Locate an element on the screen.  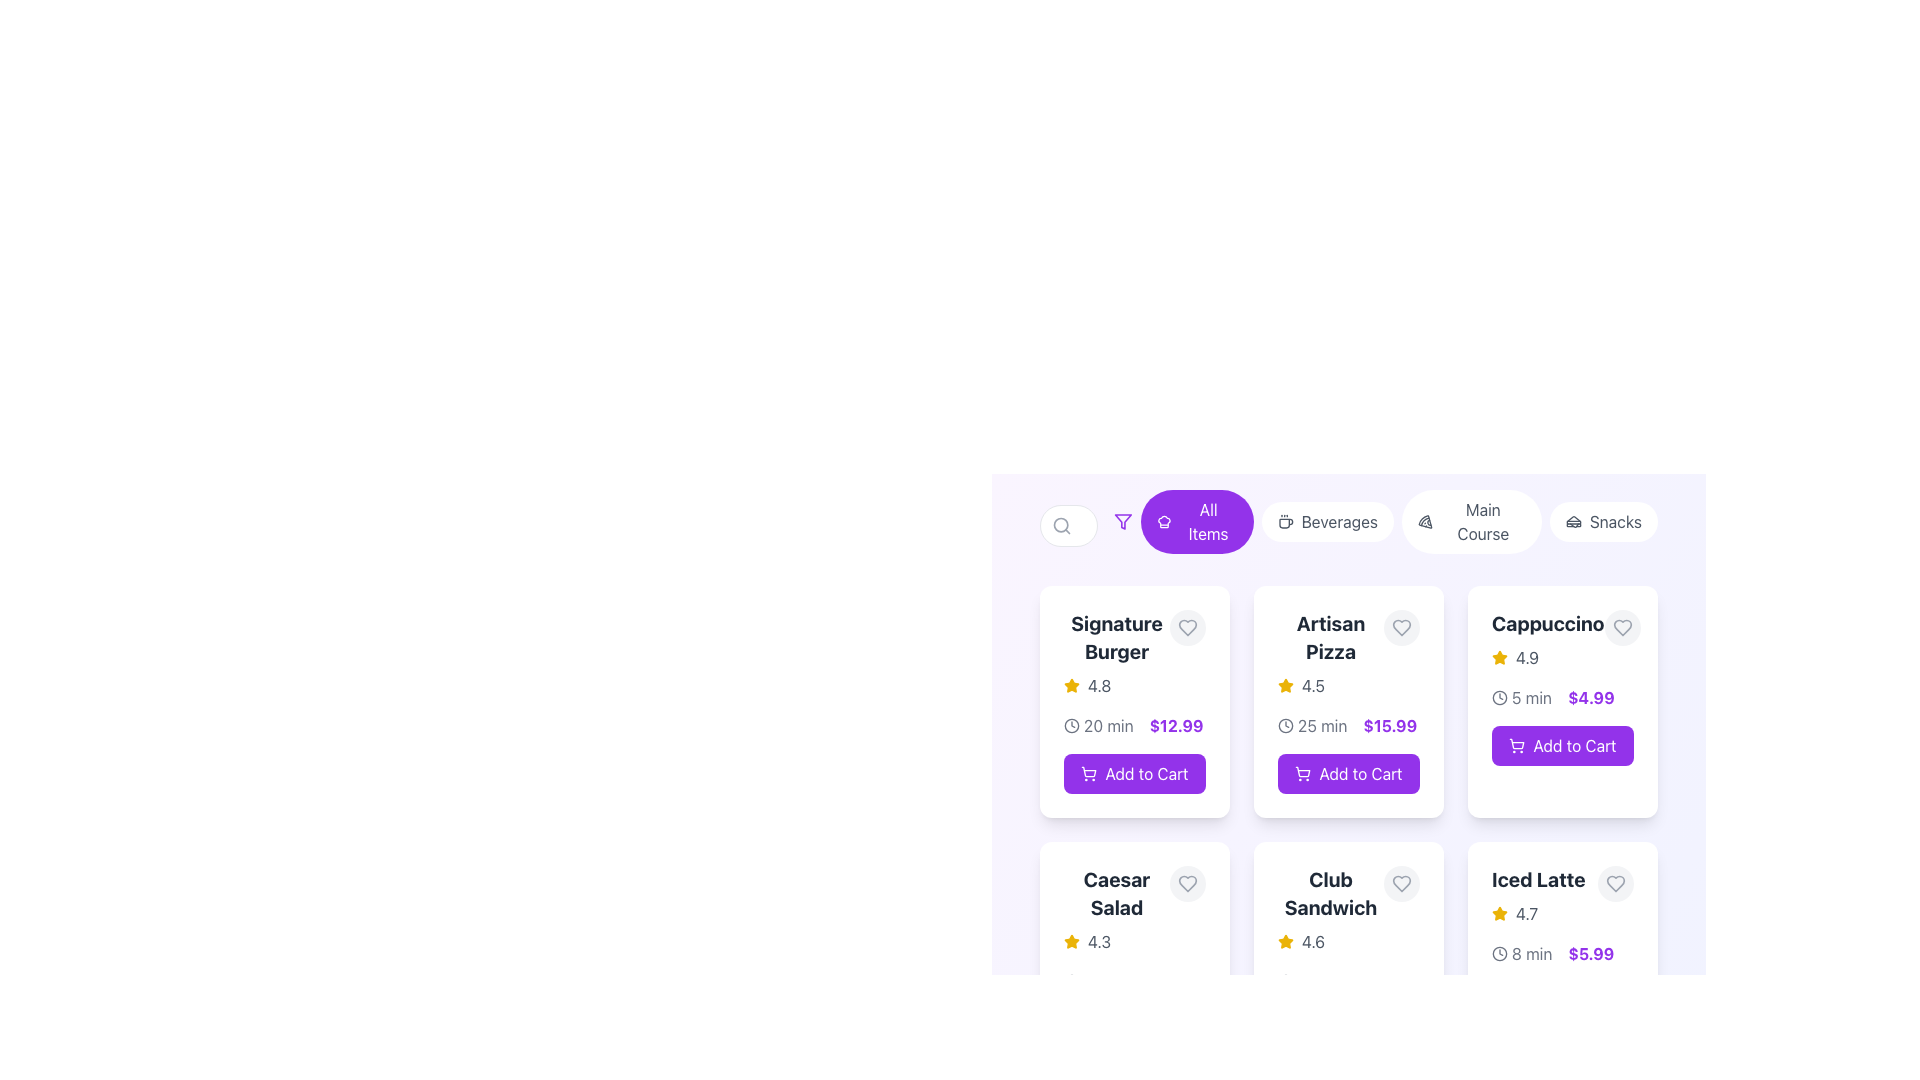
the button located at the bottom of the card for the item 'Artisan Pizza' is located at coordinates (1348, 773).